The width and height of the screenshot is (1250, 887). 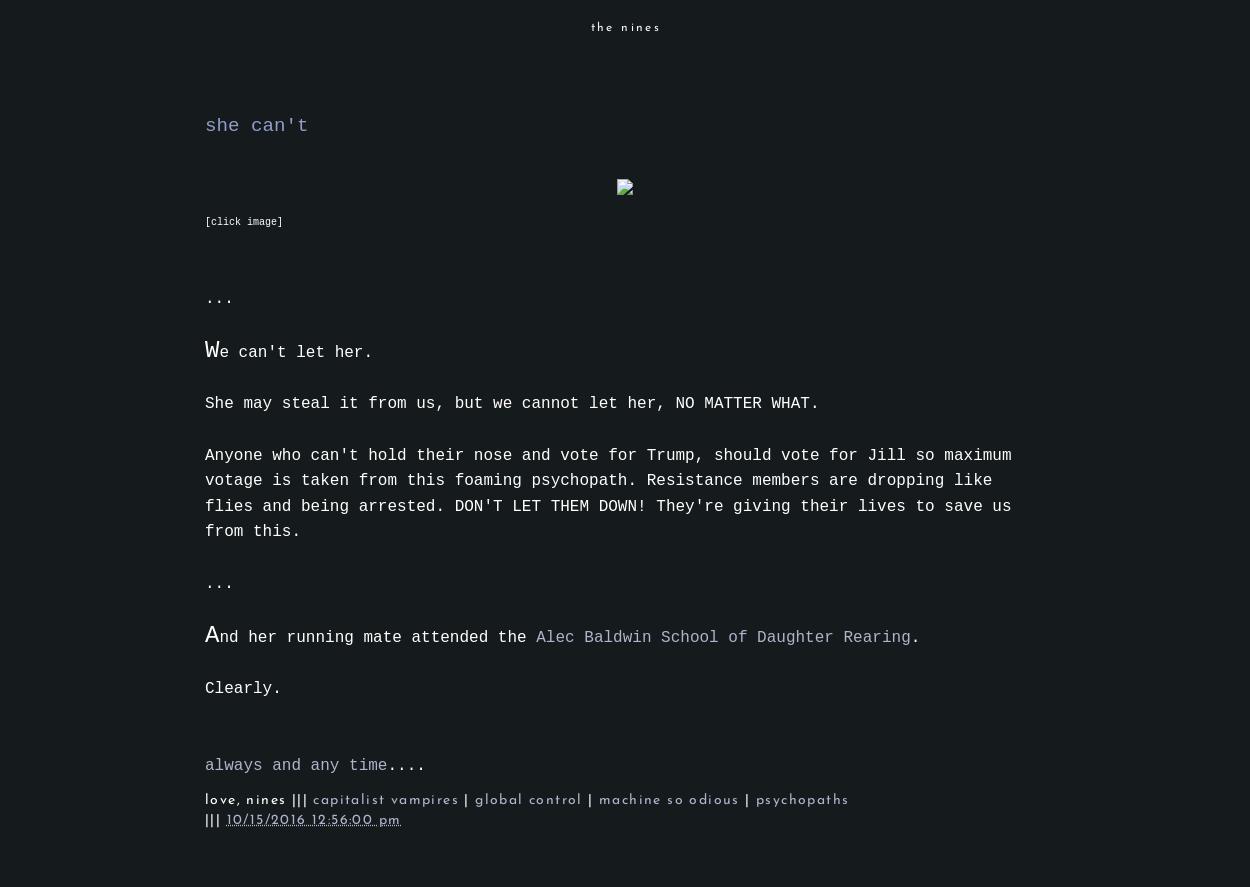 I want to click on 'She may steal it from us, but we cannot let her, NO MATTER WHAT.', so click(x=512, y=404).